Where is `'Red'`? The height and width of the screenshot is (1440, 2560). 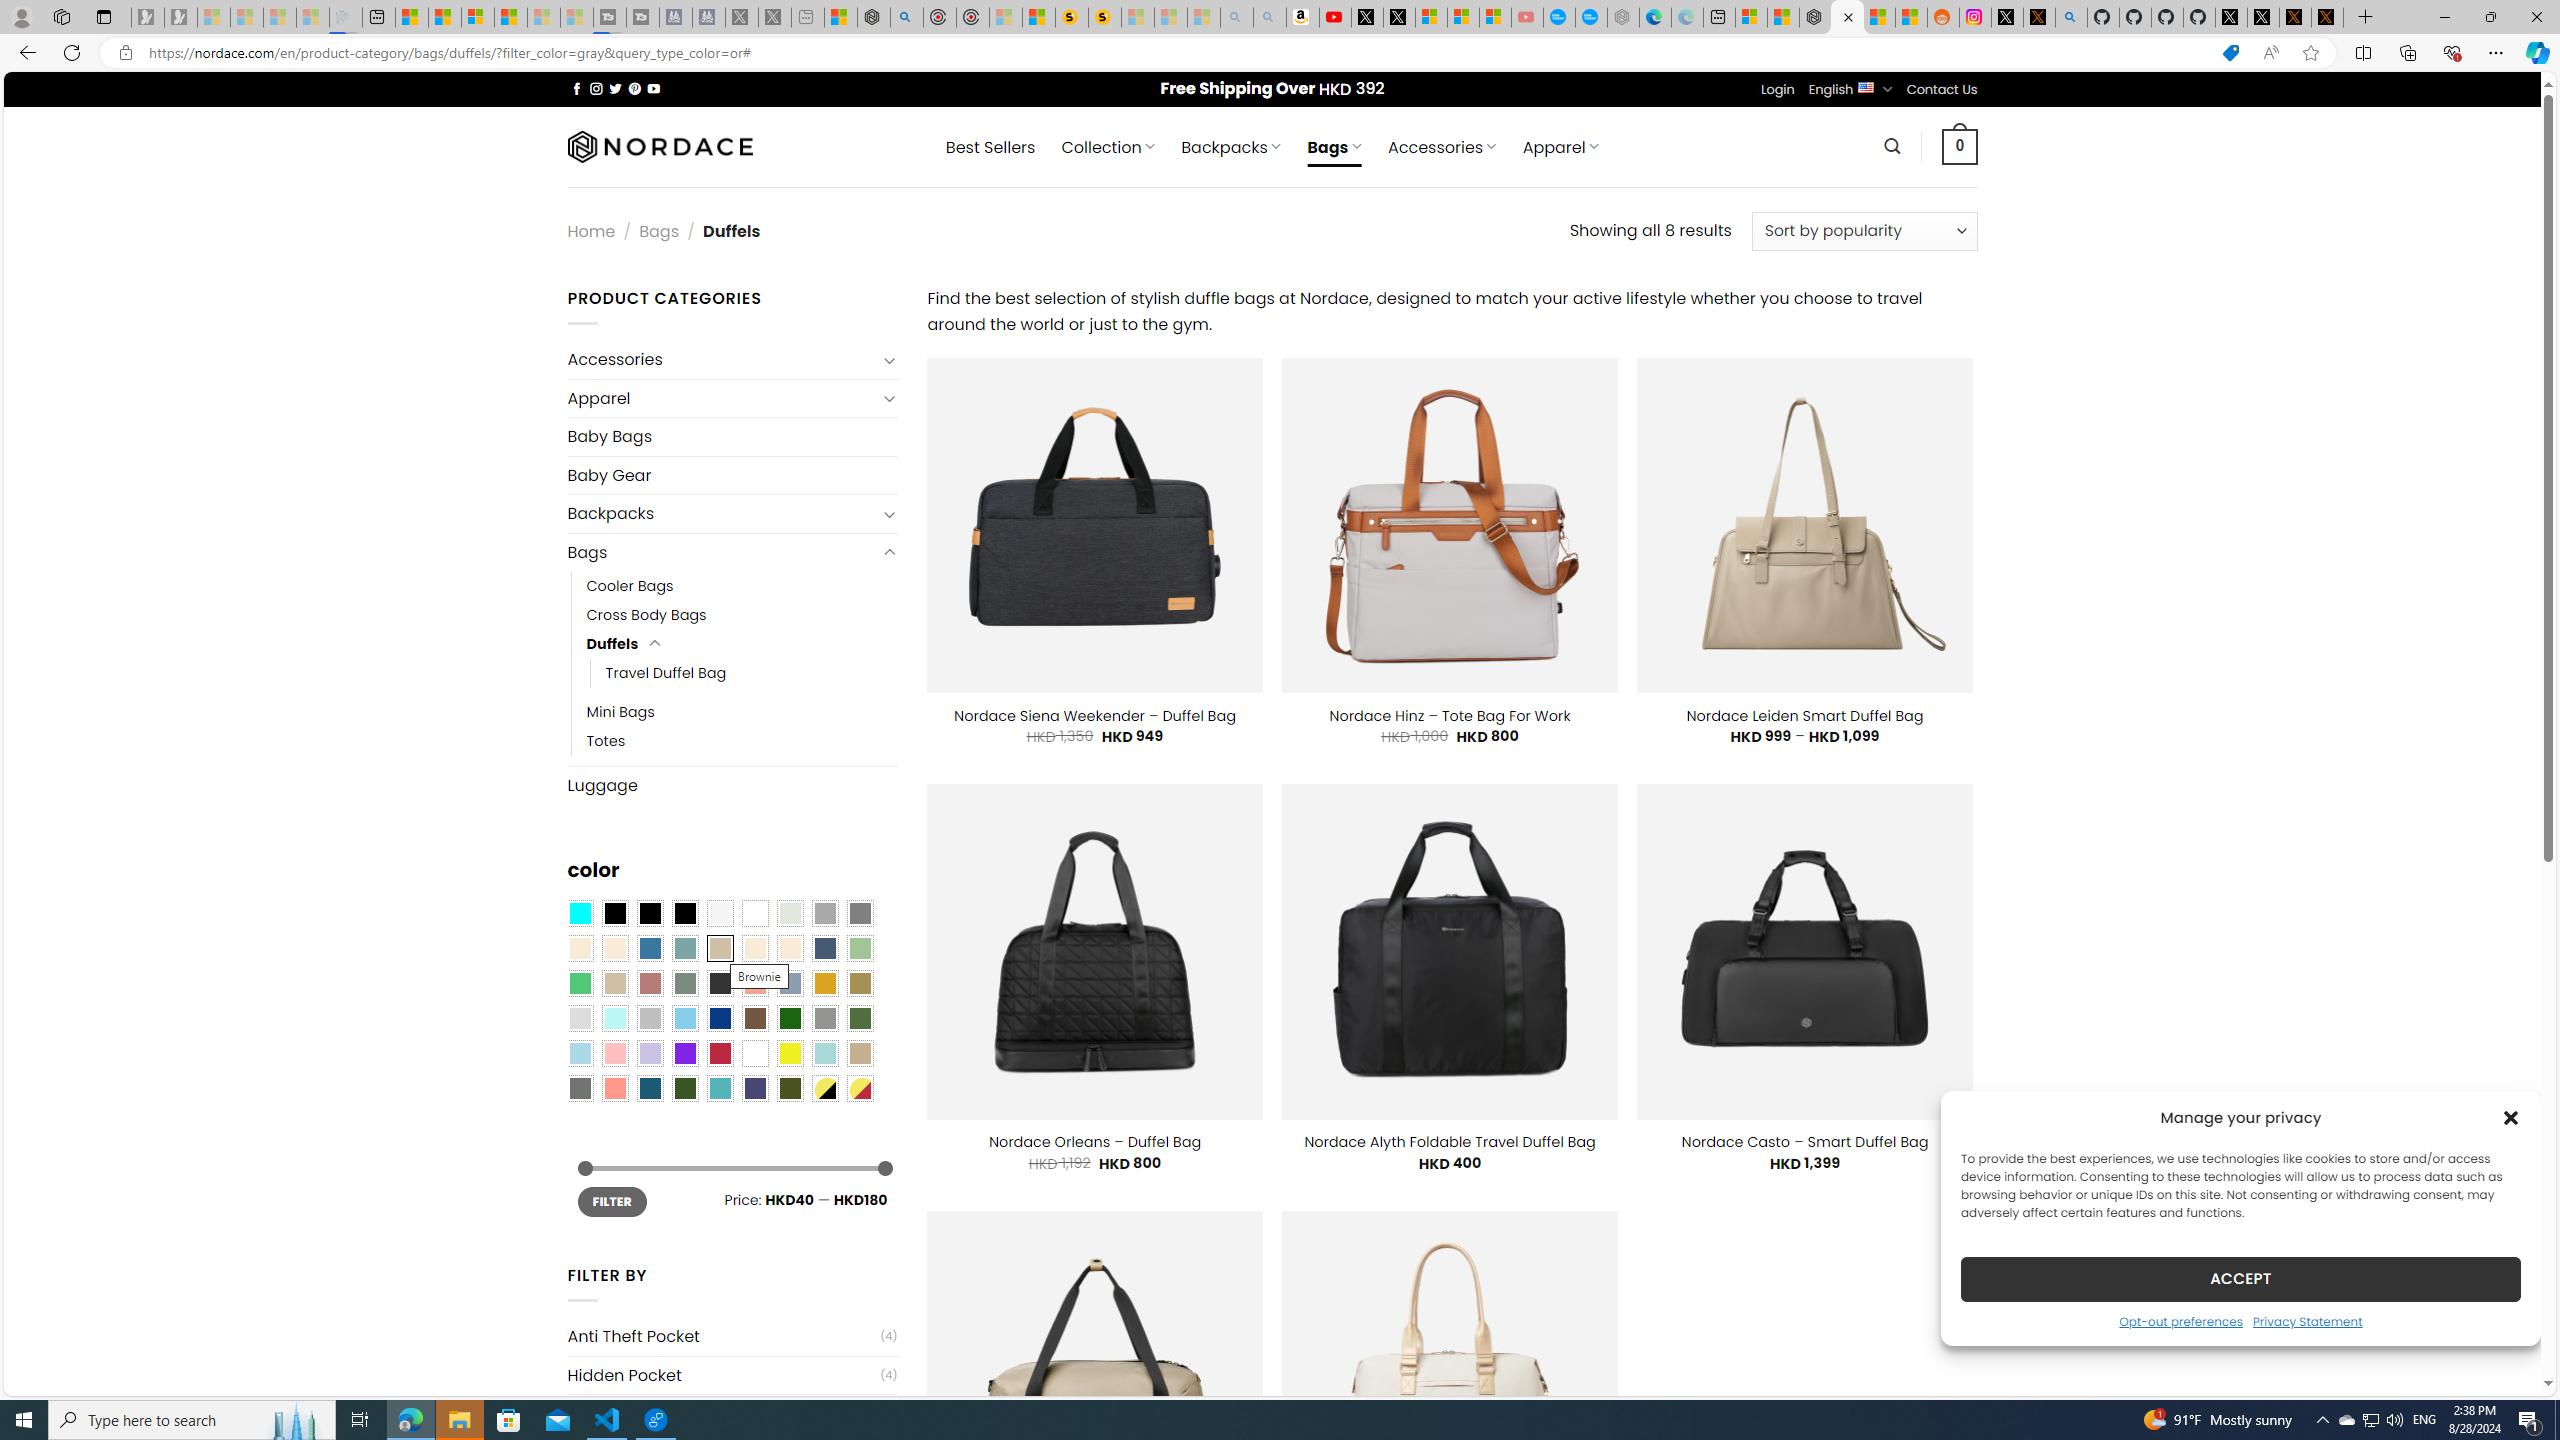 'Red' is located at coordinates (718, 1053).